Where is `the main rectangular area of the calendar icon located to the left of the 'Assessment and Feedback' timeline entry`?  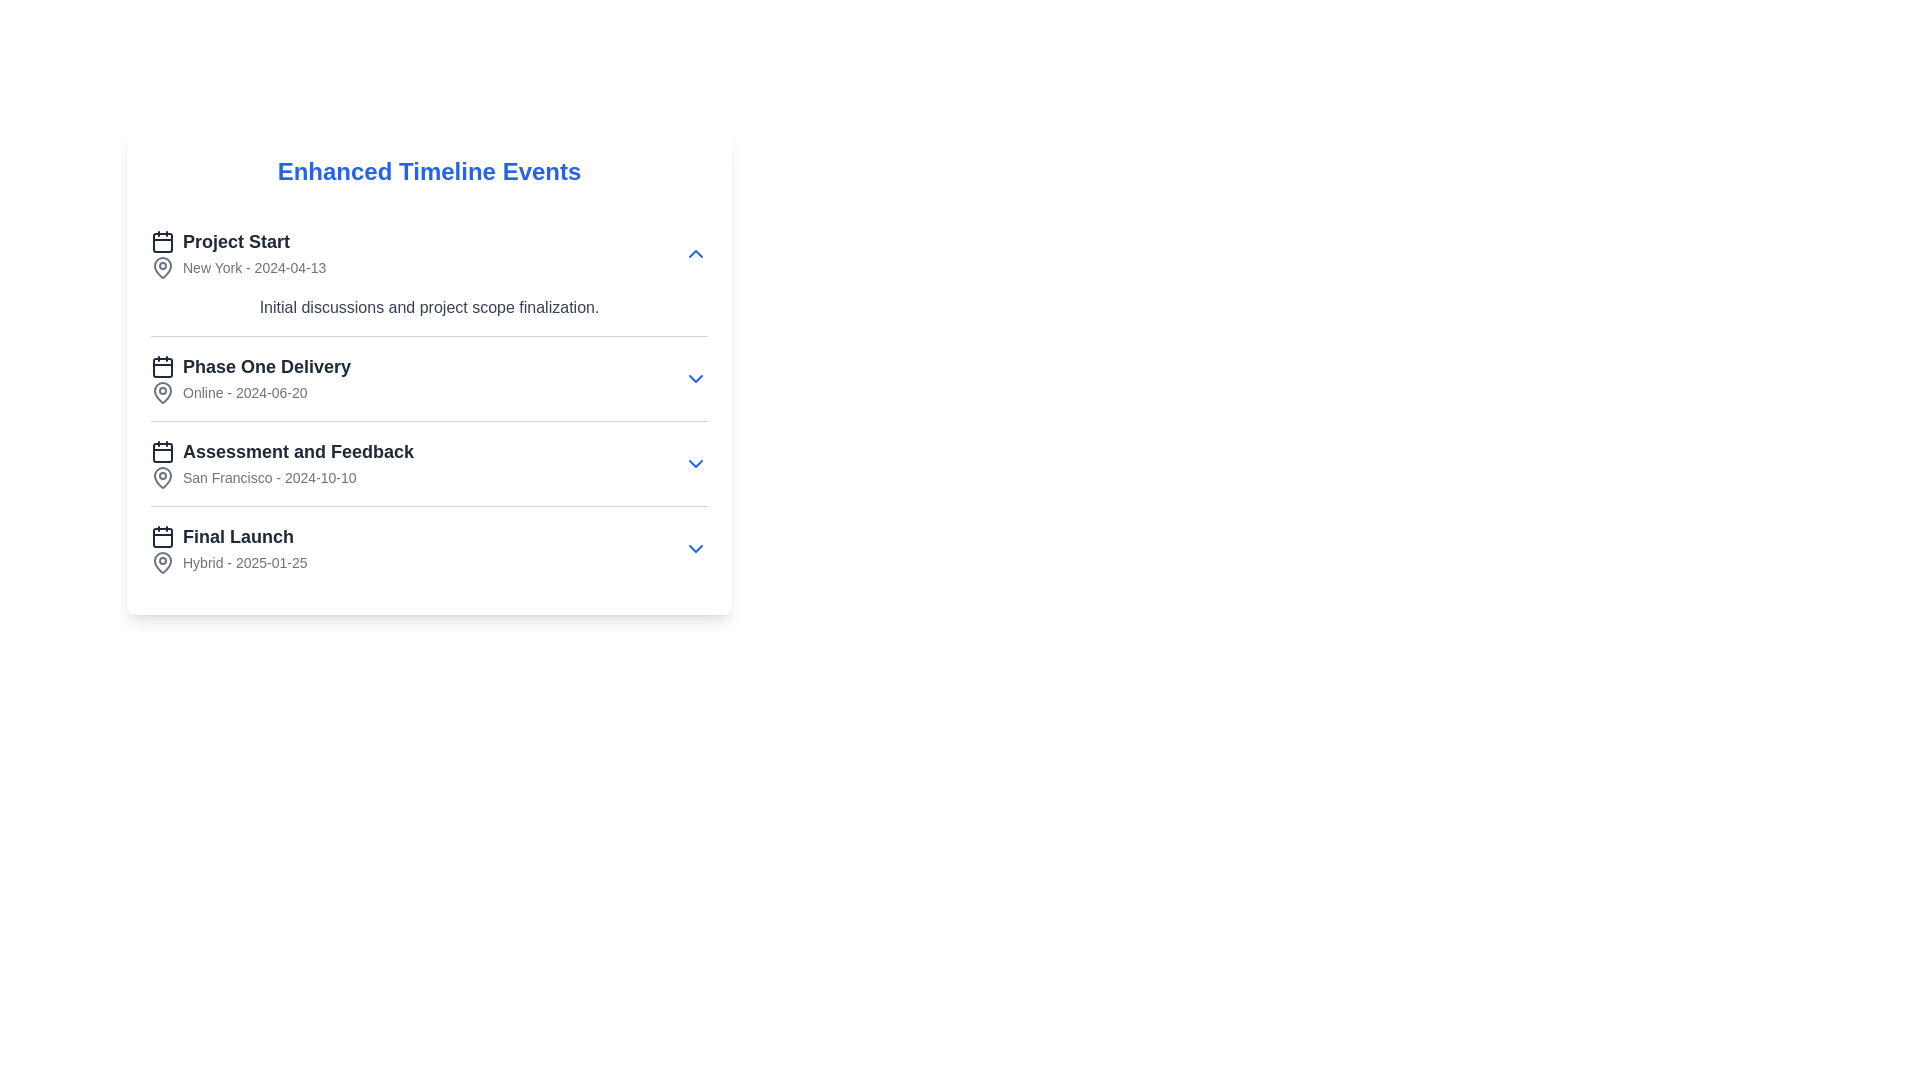
the main rectangular area of the calendar icon located to the left of the 'Assessment and Feedback' timeline entry is located at coordinates (163, 452).